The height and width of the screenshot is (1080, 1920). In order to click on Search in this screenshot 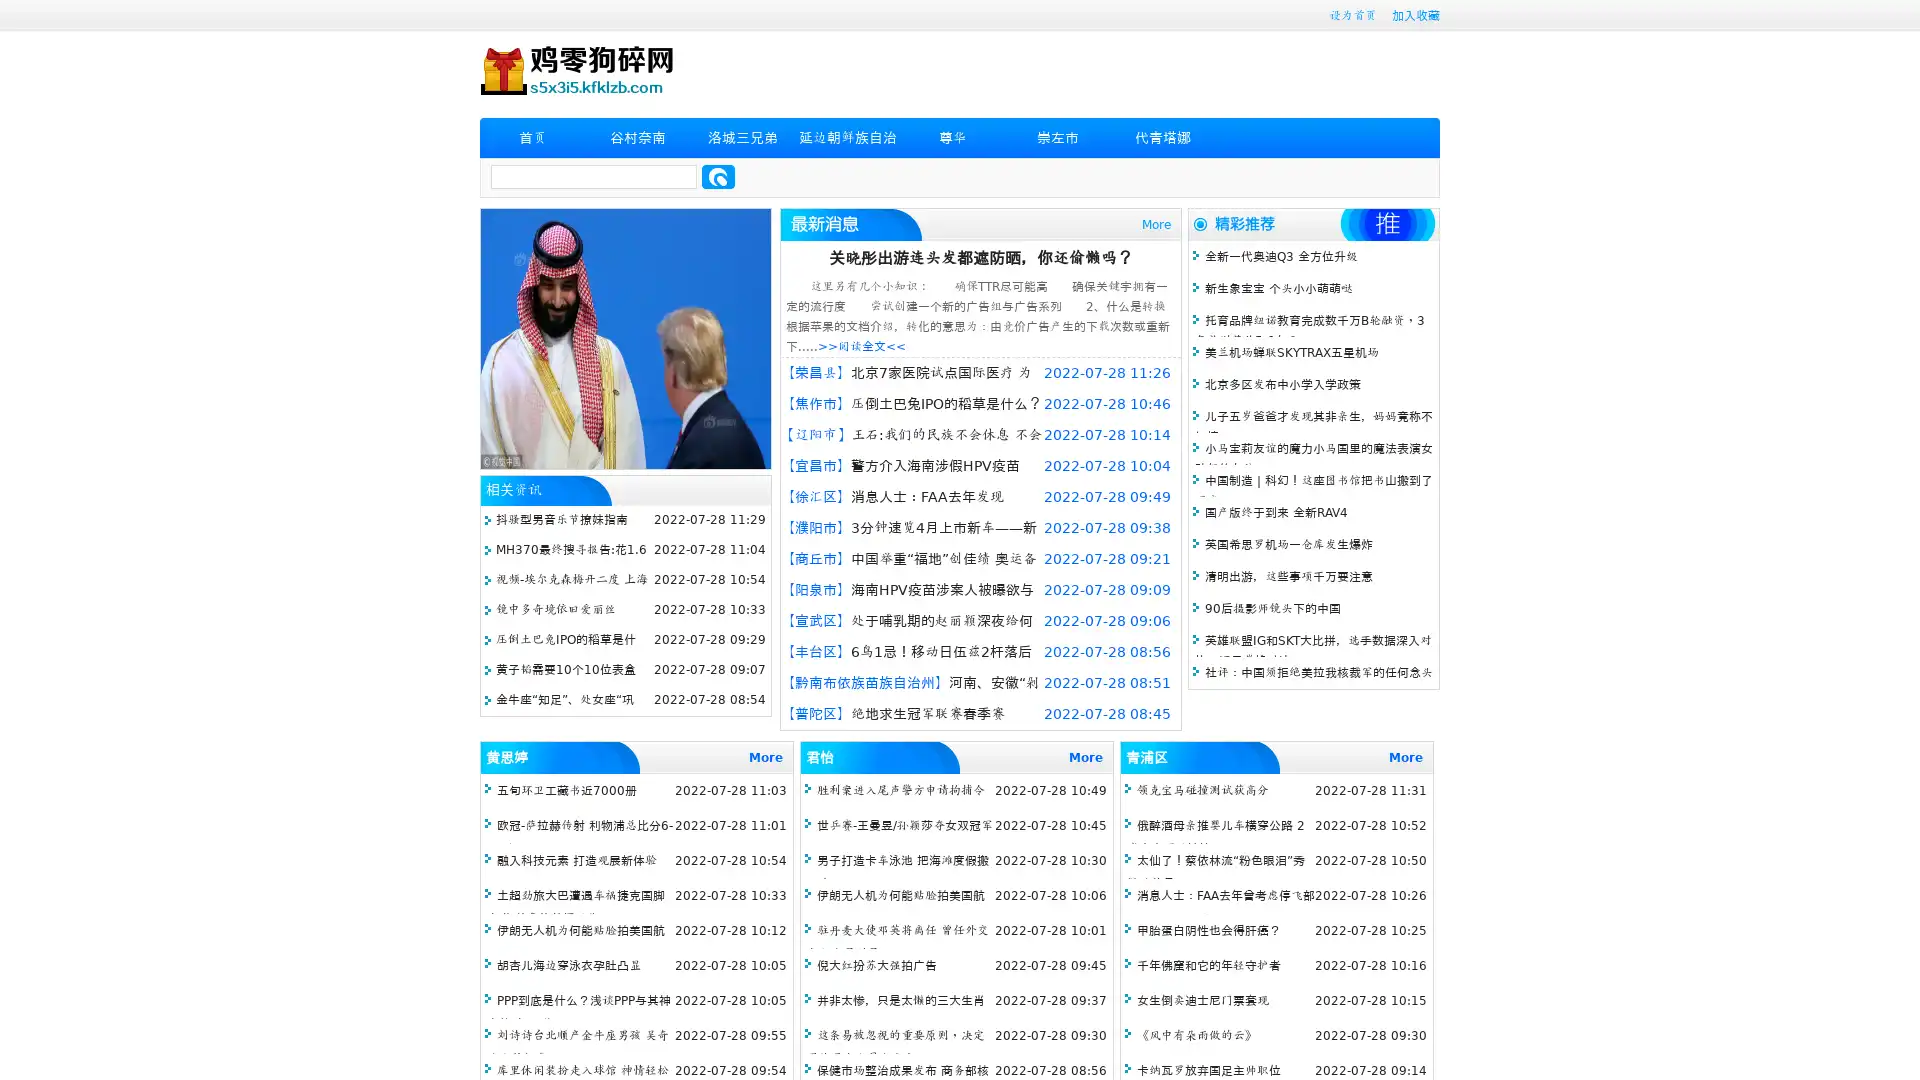, I will do `click(718, 176)`.